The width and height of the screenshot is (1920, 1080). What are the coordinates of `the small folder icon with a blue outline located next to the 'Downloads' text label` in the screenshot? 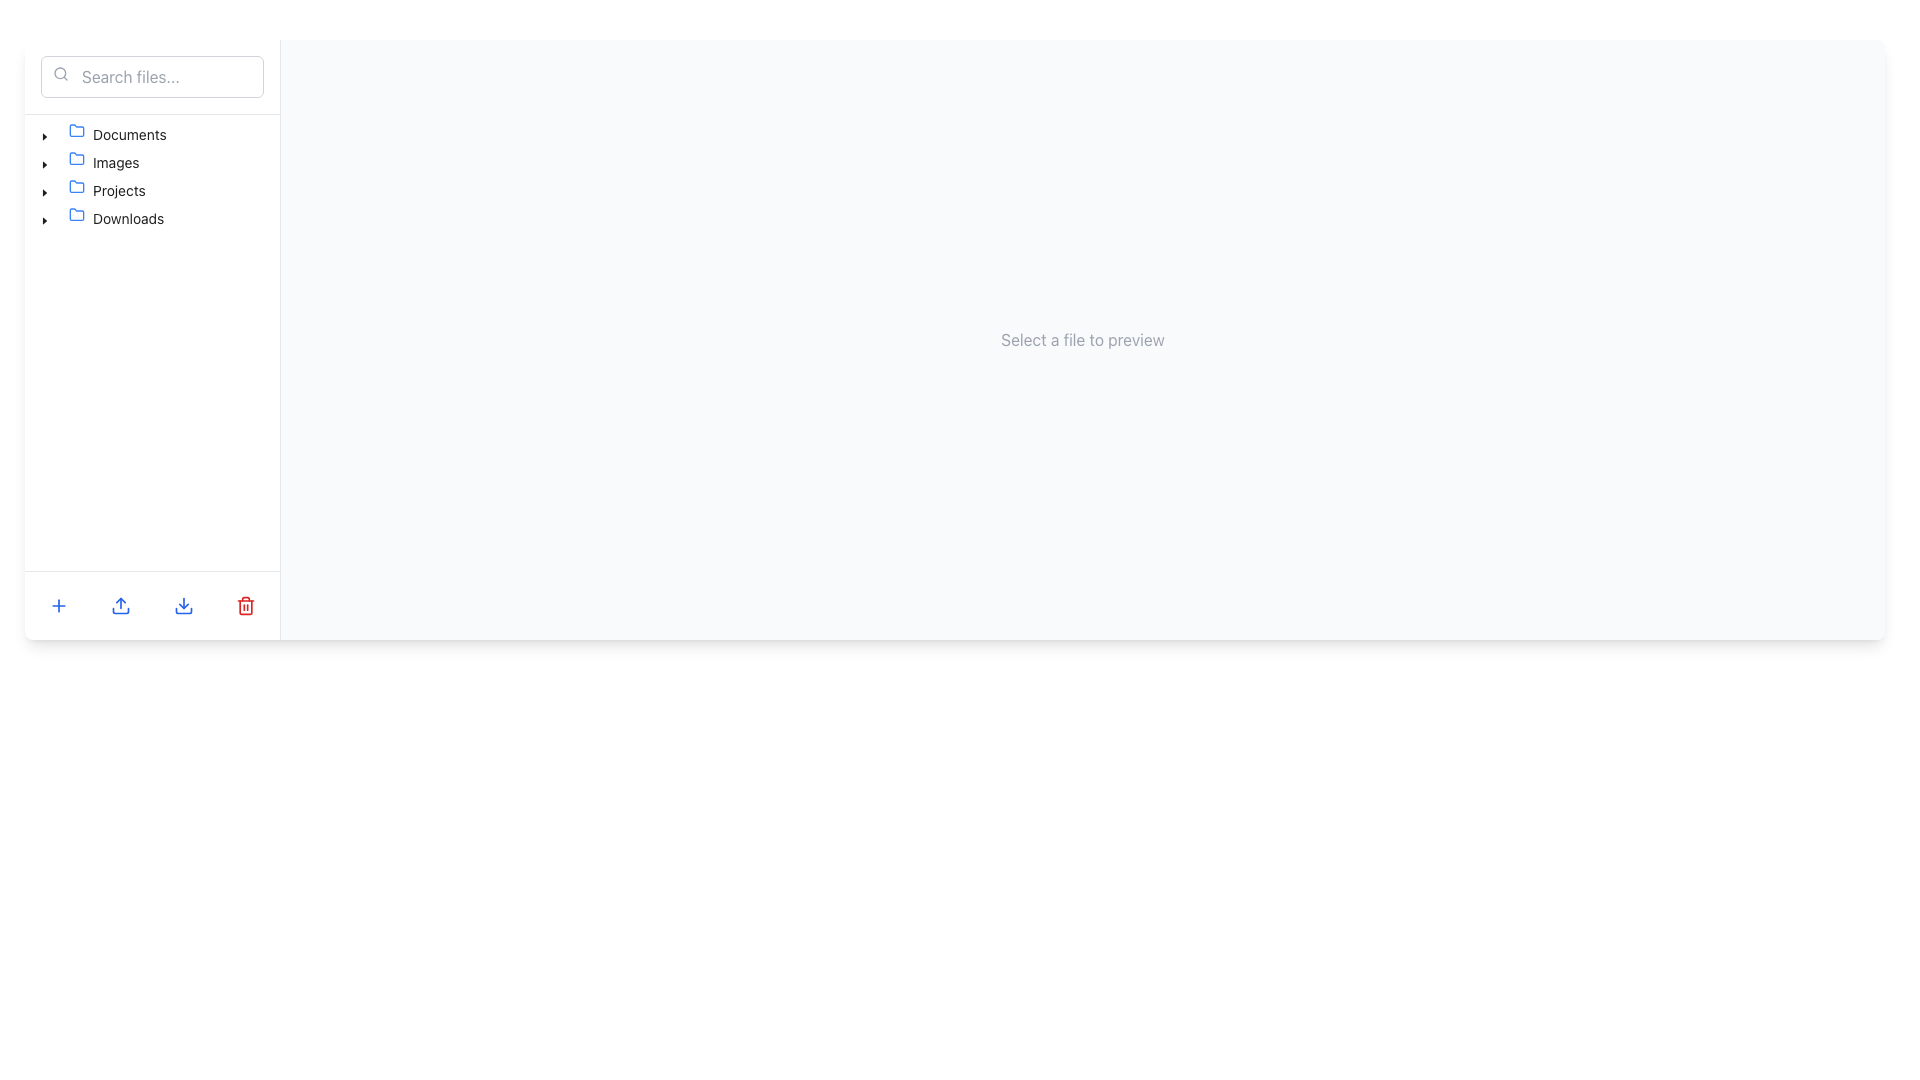 It's located at (76, 215).